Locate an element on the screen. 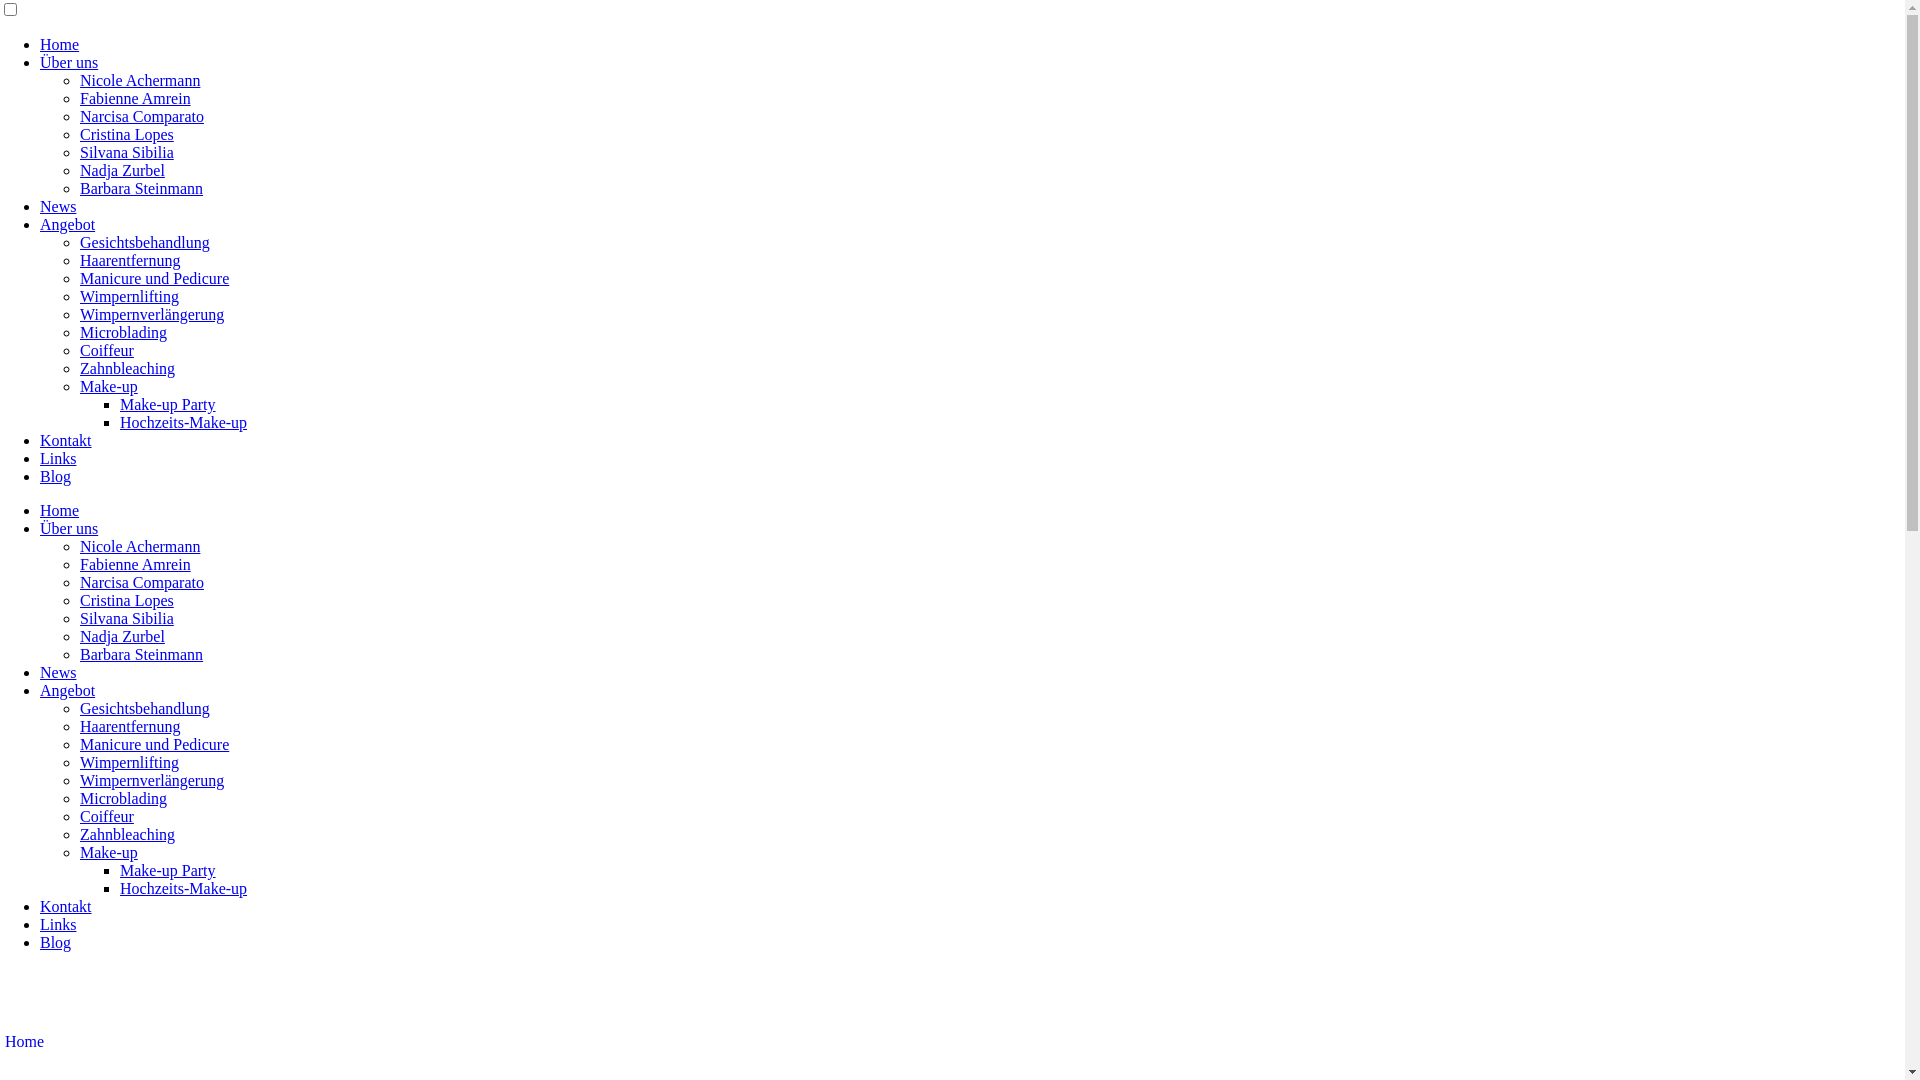  'Cristina Lopes' is located at coordinates (125, 599).